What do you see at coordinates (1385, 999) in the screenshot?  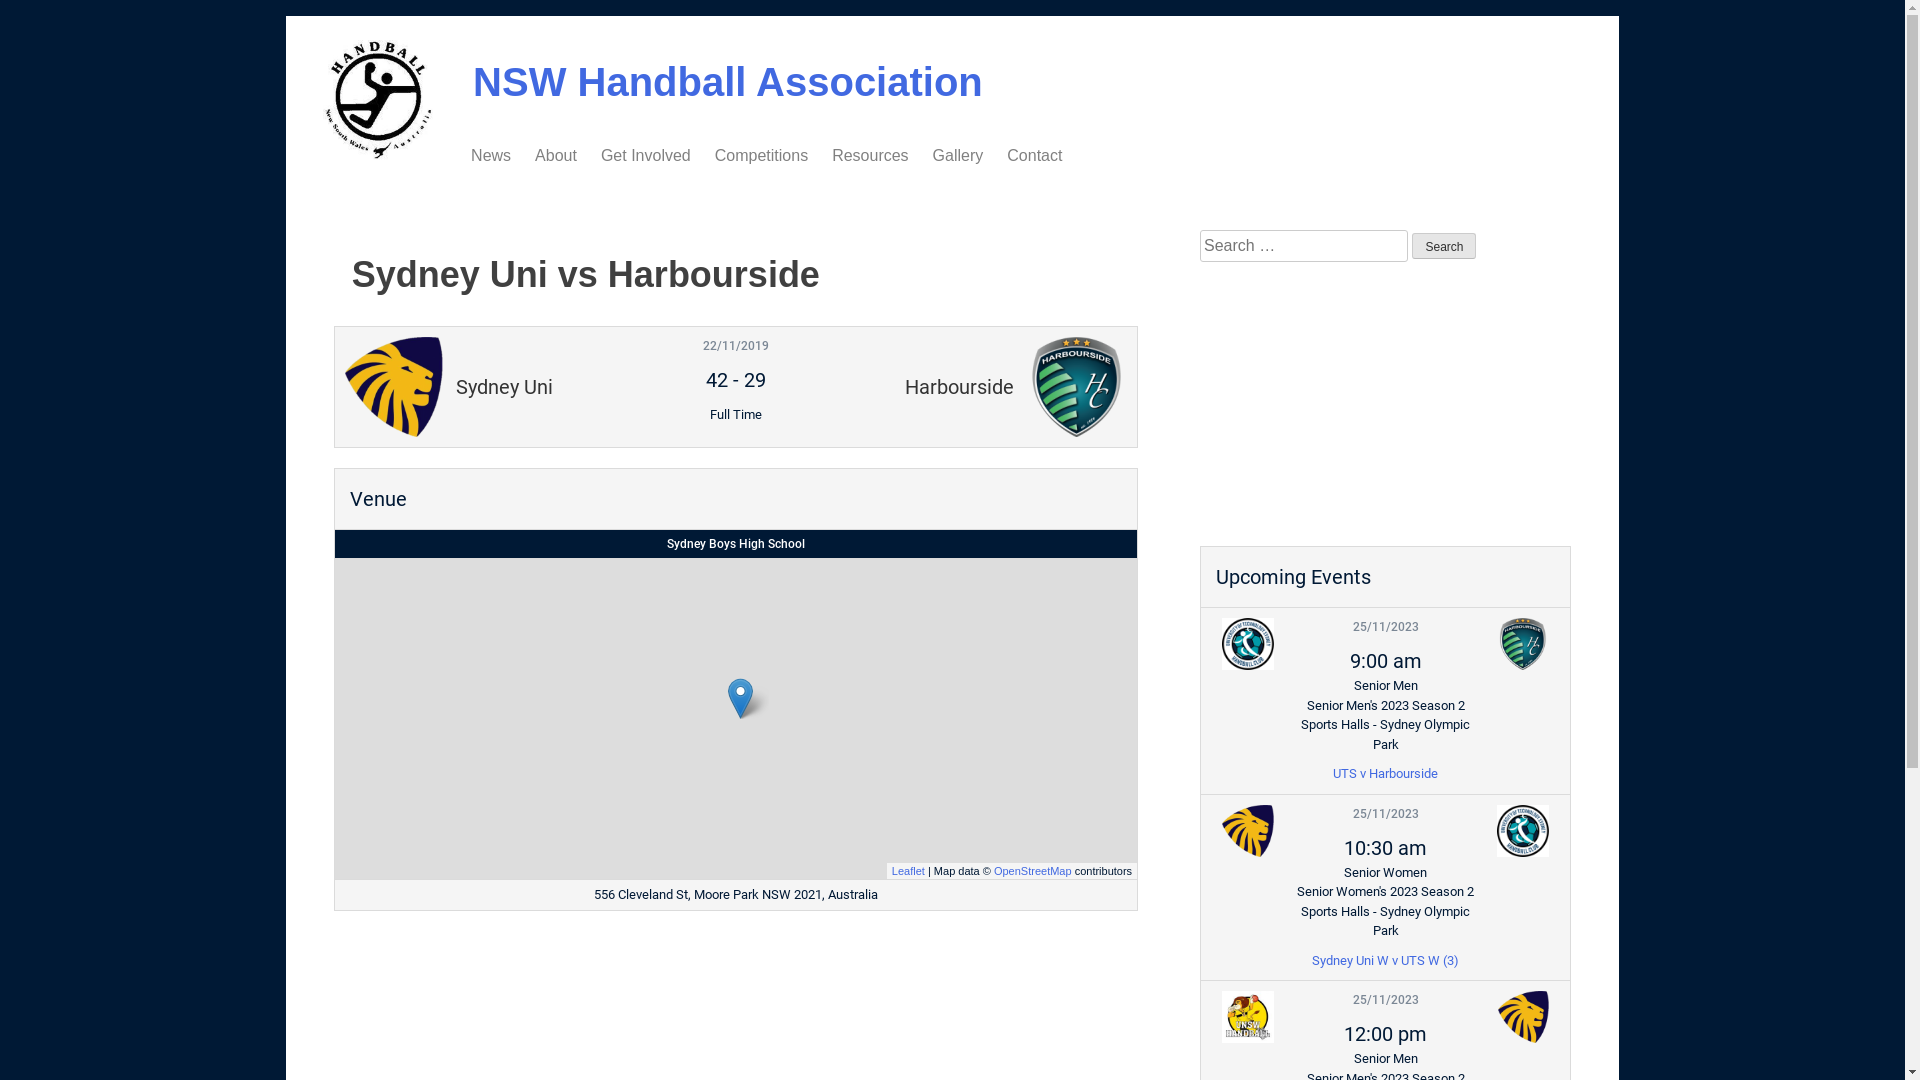 I see `'25/11/2023'` at bounding box center [1385, 999].